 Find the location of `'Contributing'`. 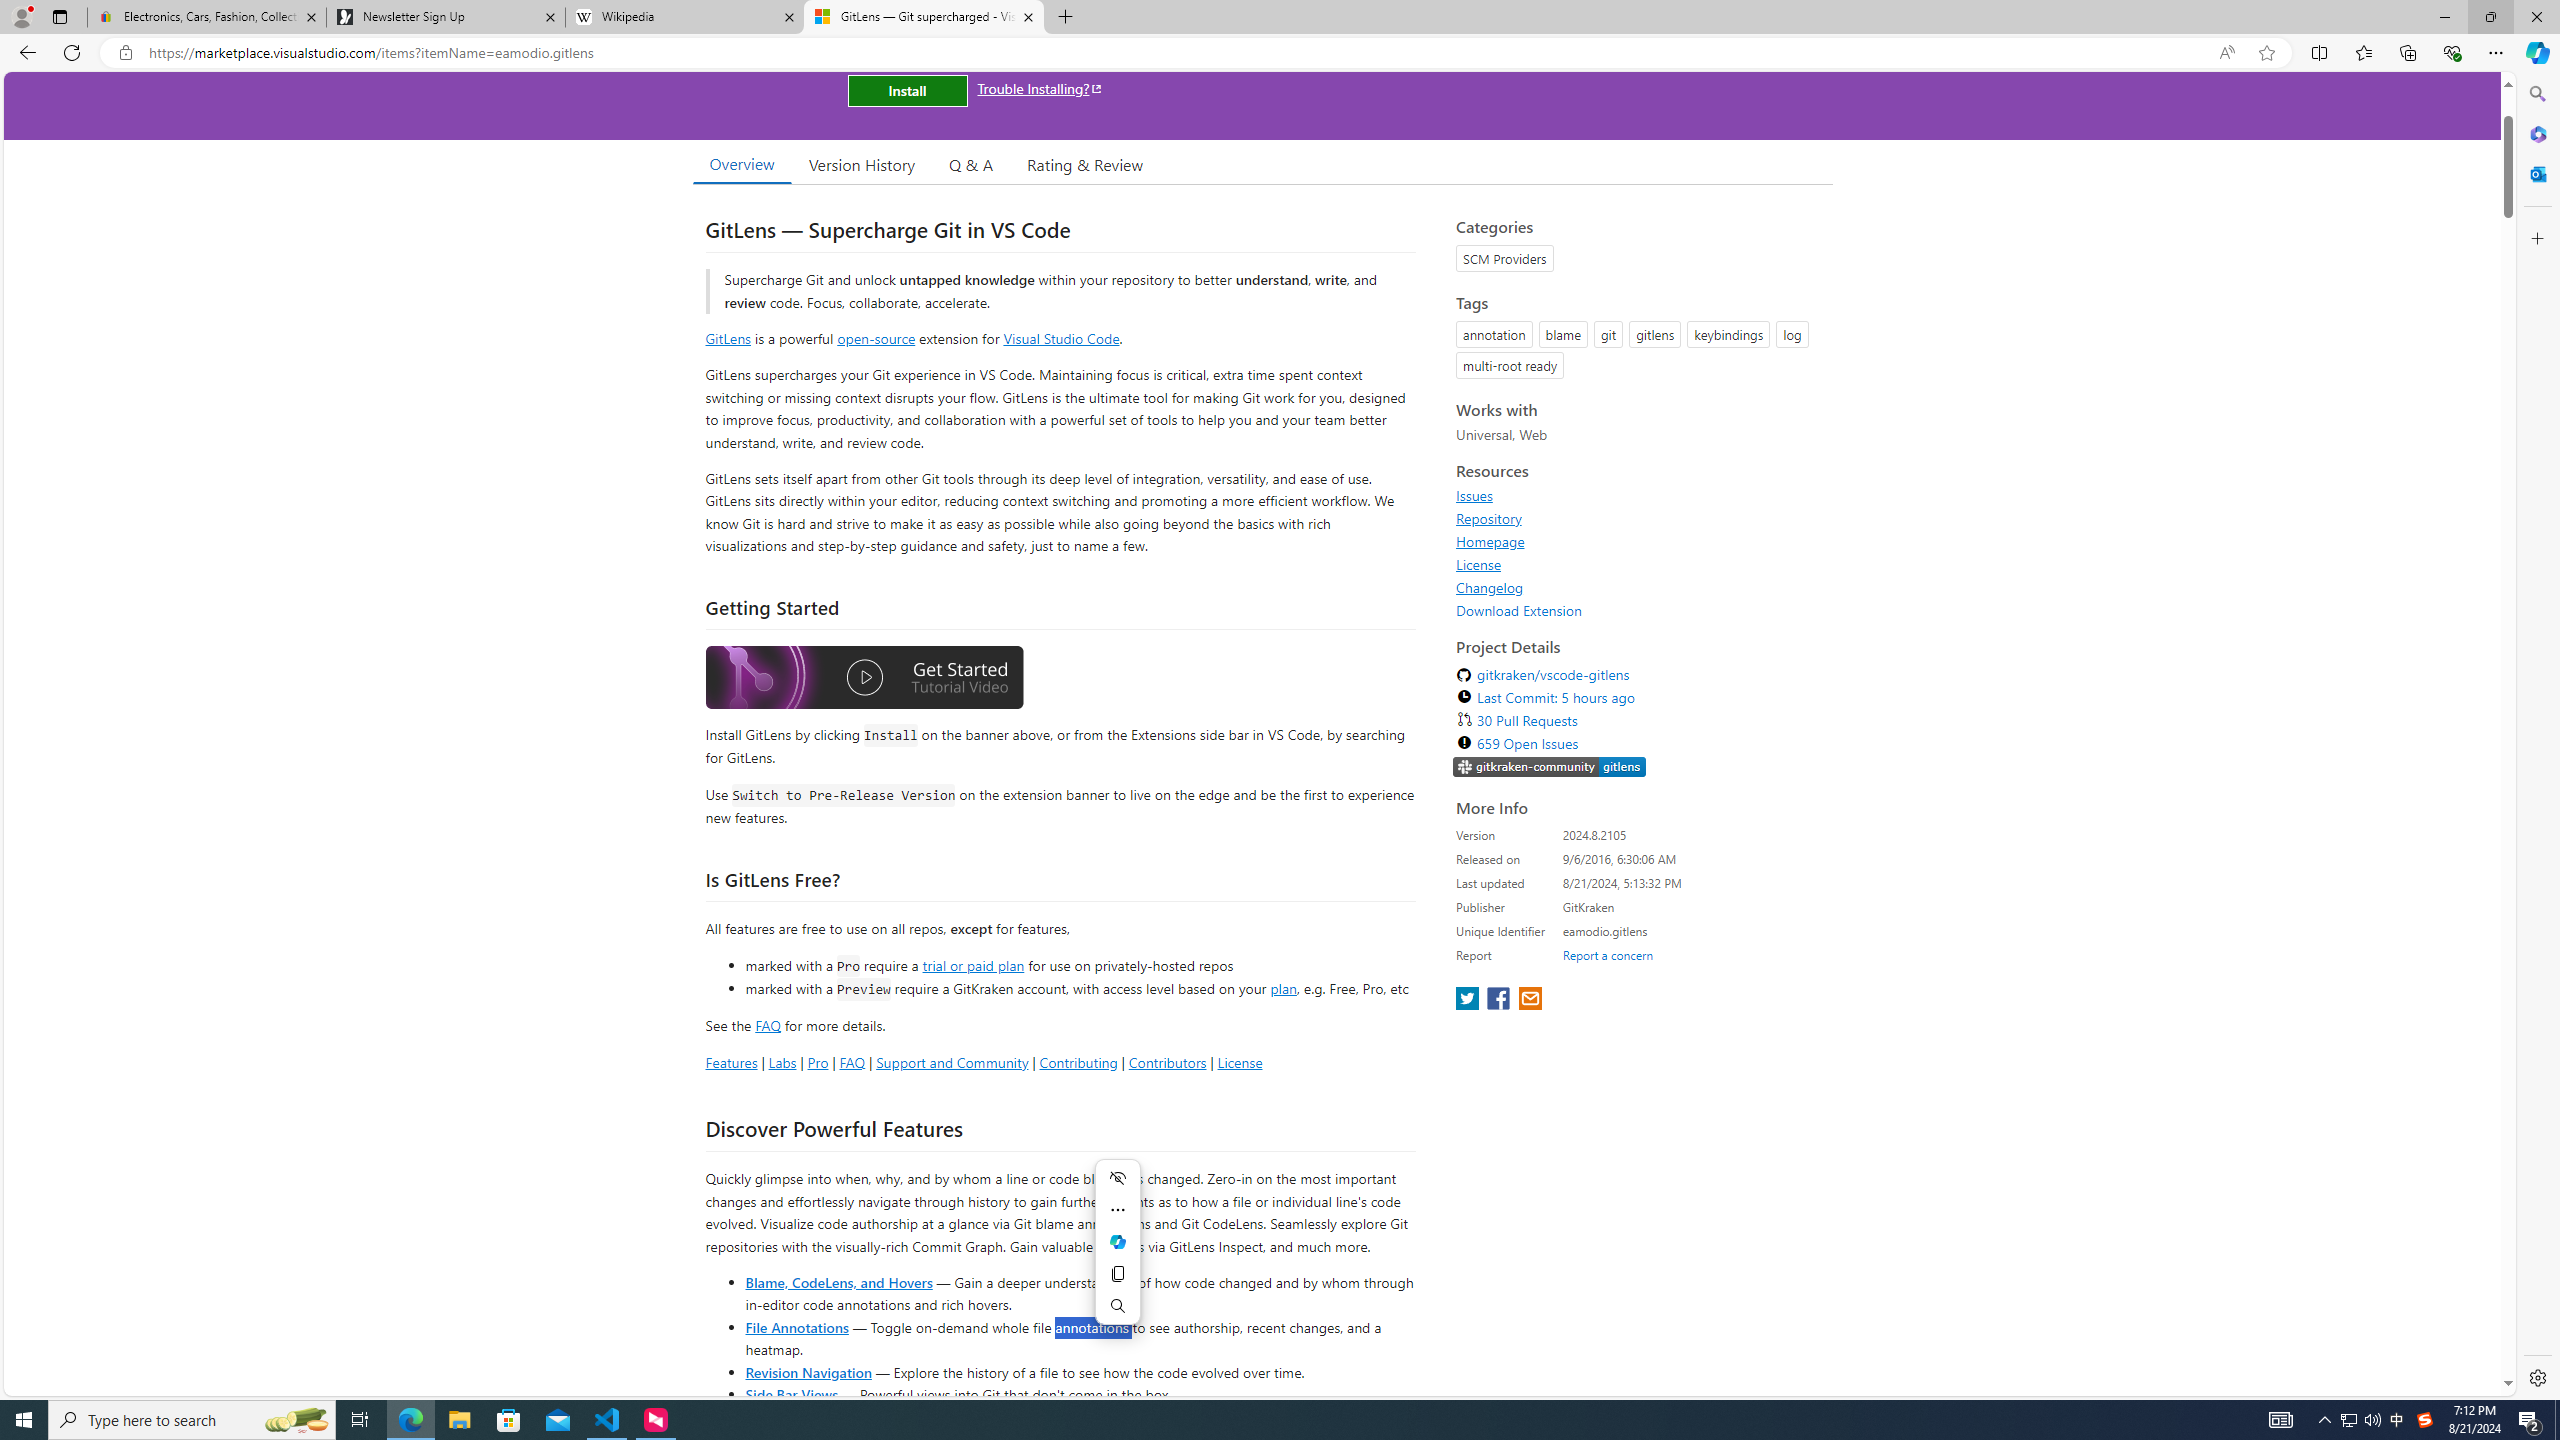

'Contributing' is located at coordinates (1079, 1061).